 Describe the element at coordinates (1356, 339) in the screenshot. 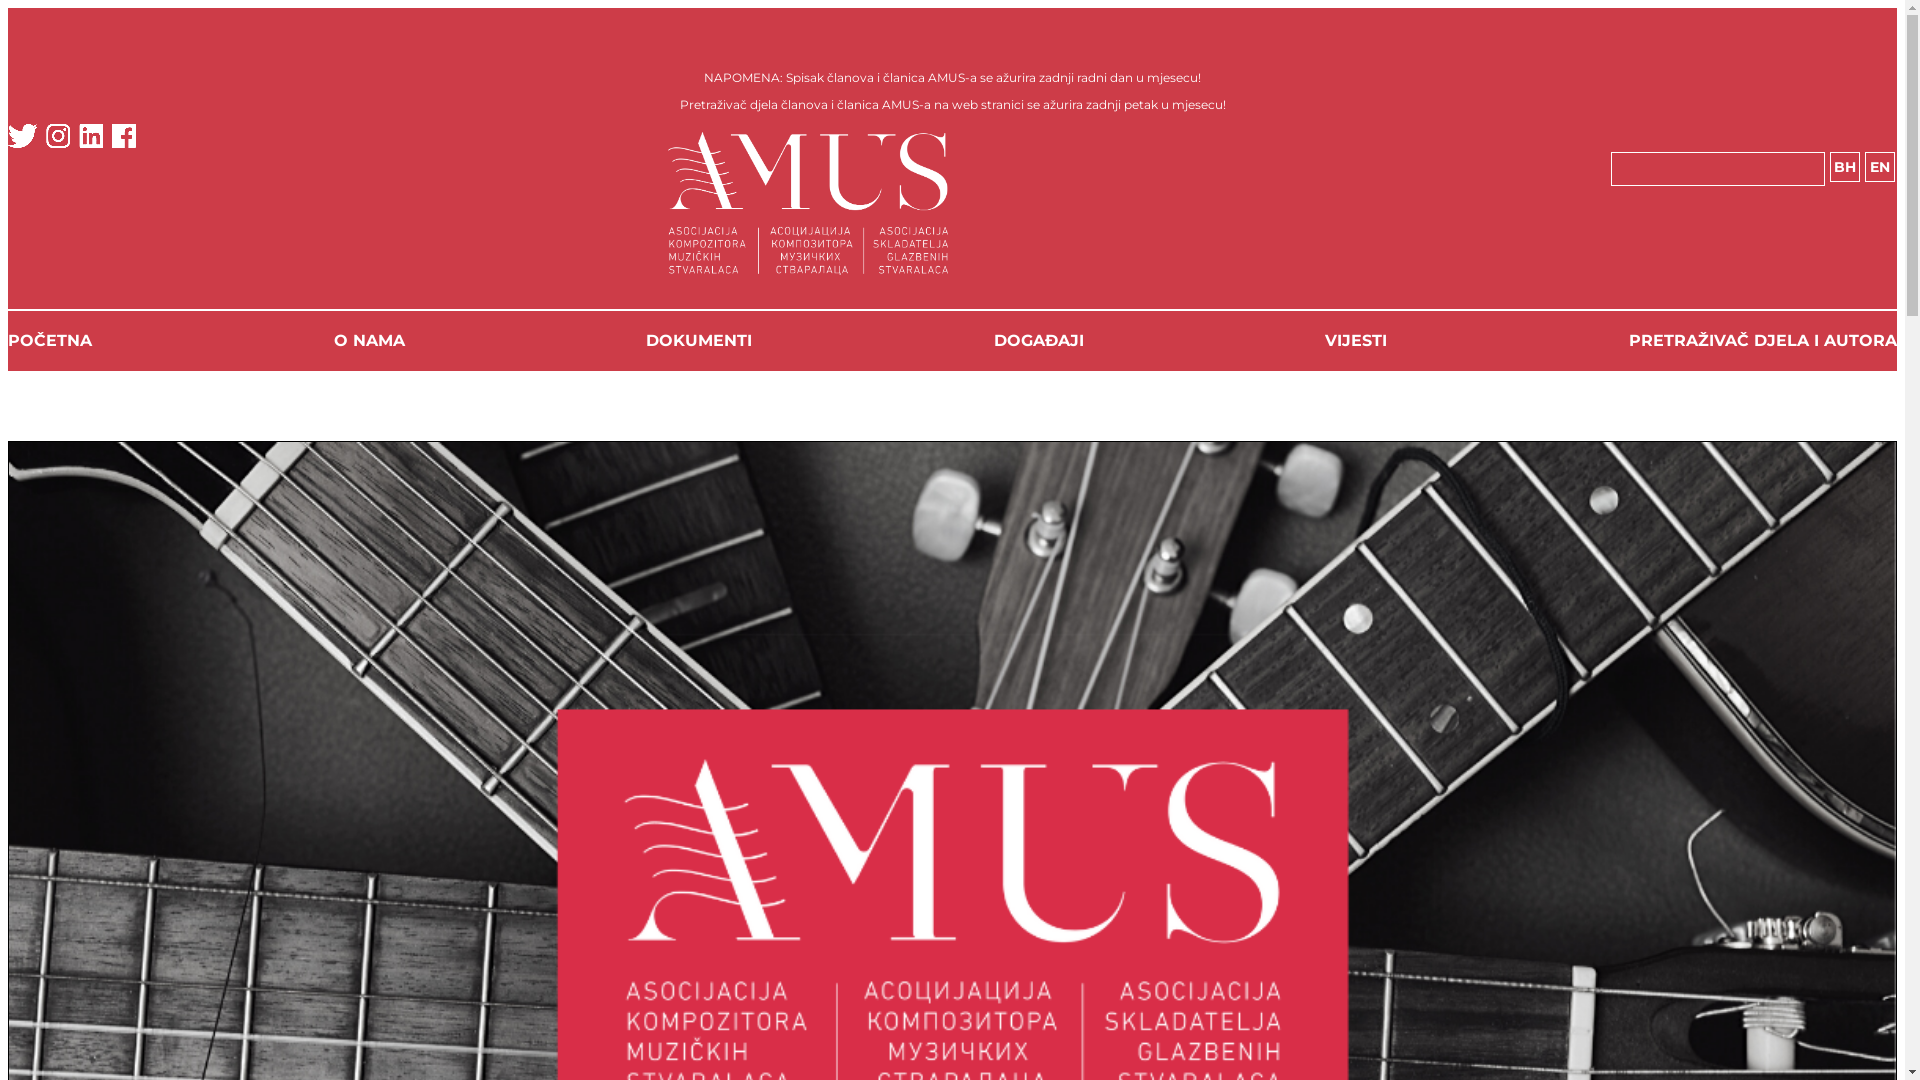

I see `'VIJESTI'` at that location.